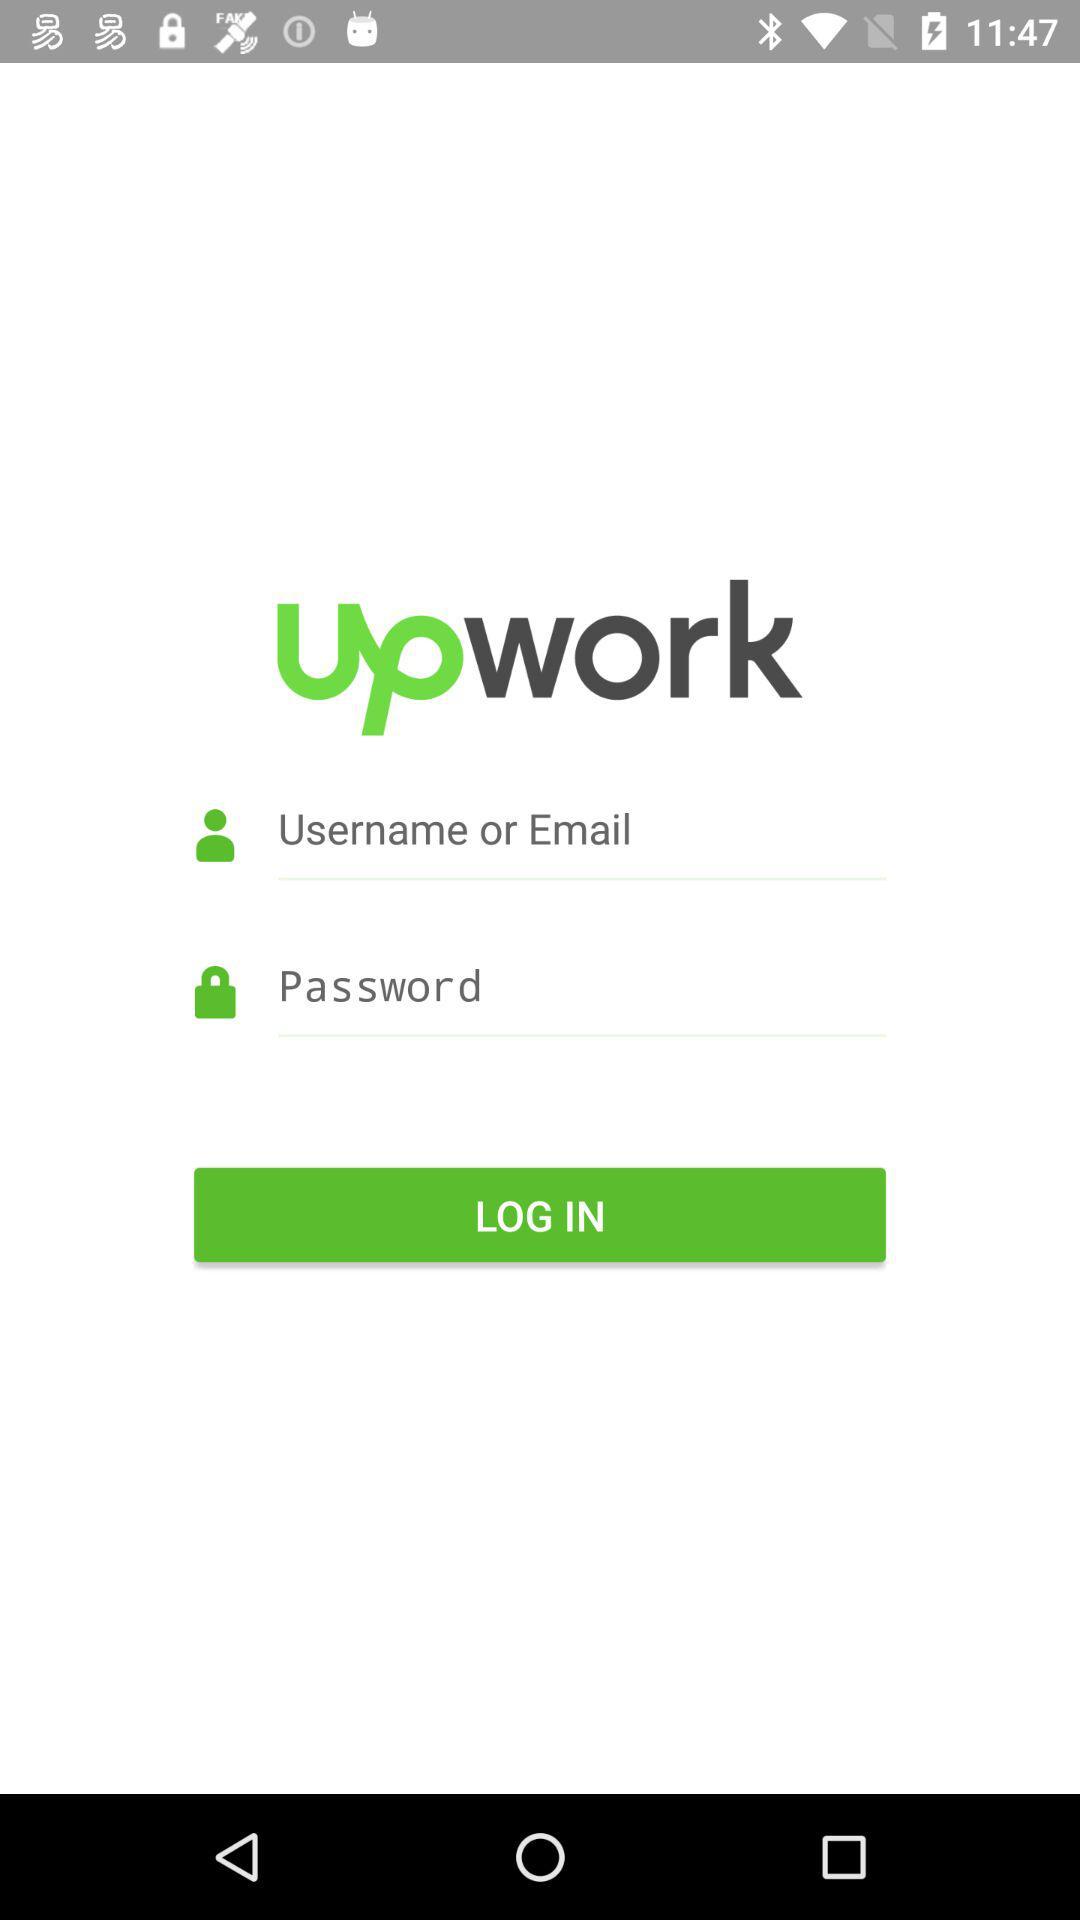  I want to click on username or email entry field, so click(540, 856).